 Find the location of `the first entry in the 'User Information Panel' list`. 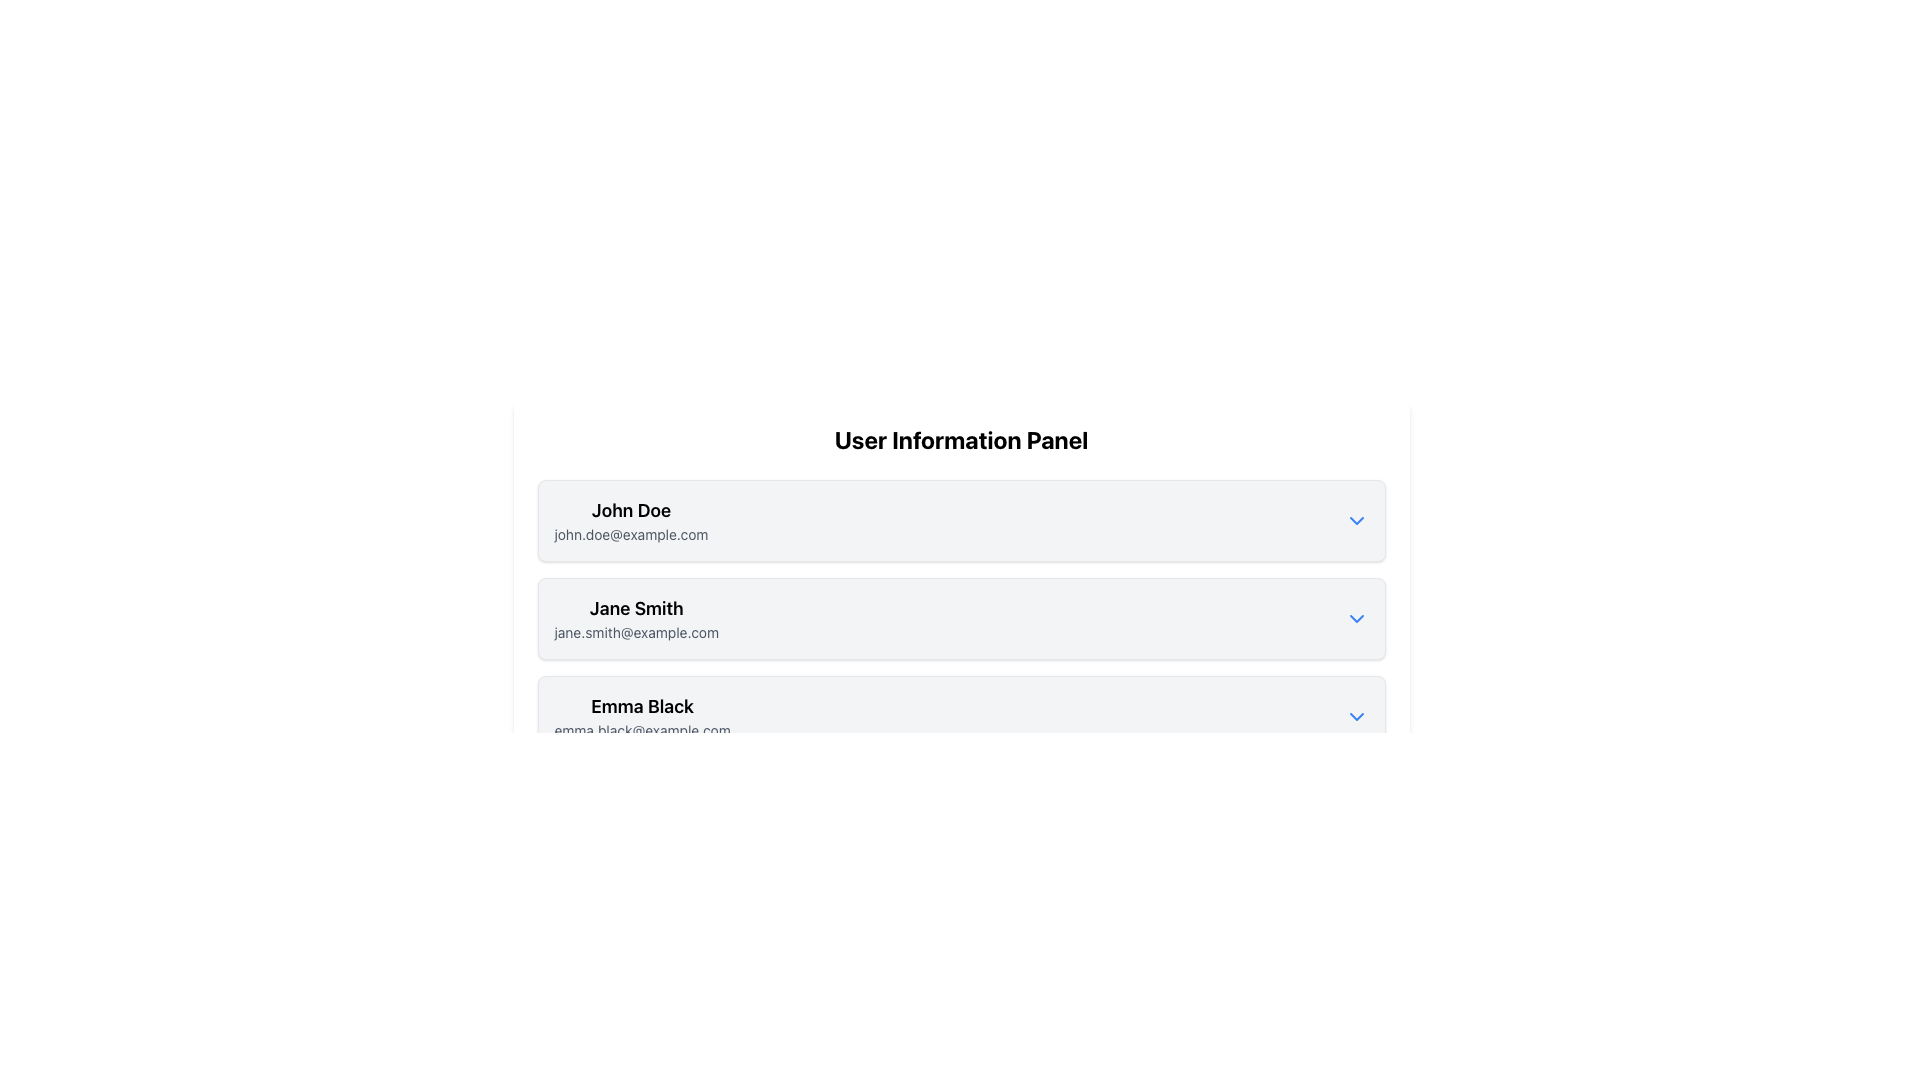

the first entry in the 'User Information Panel' list is located at coordinates (961, 519).